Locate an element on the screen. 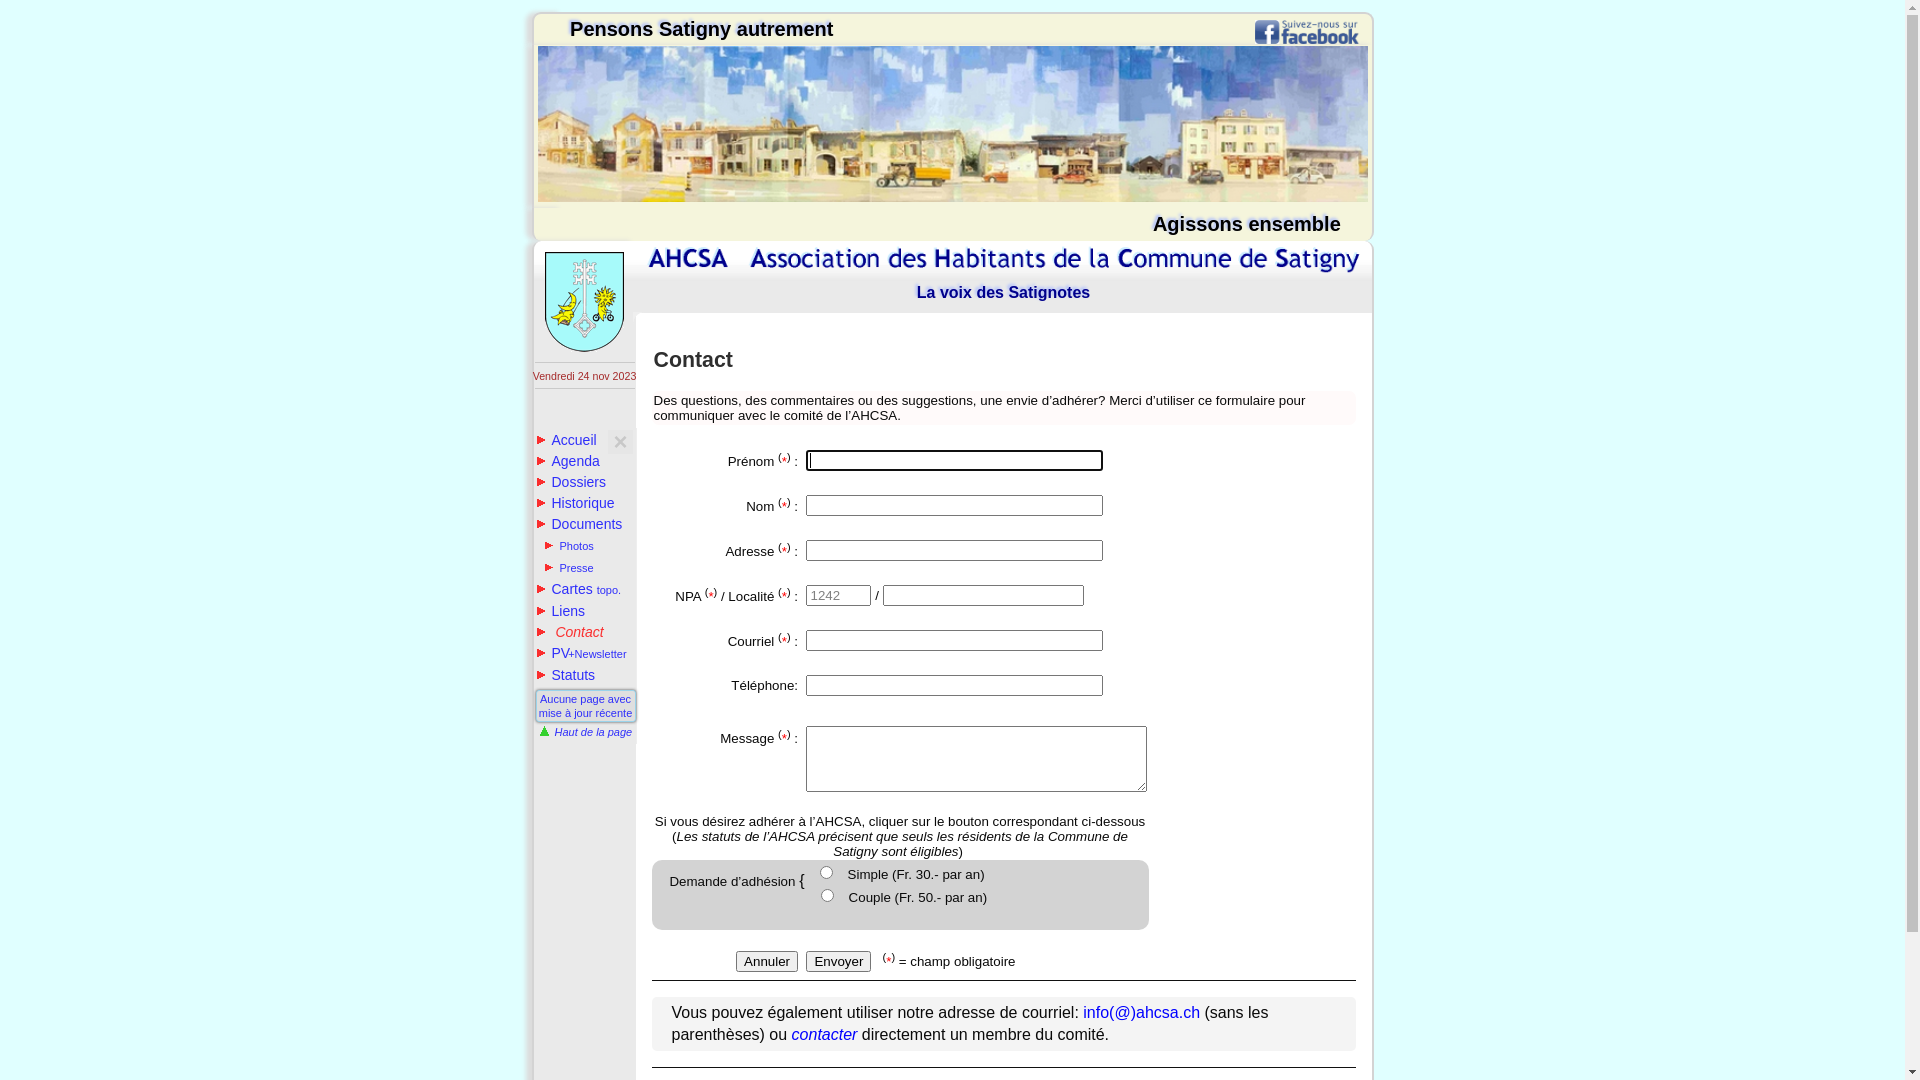  'Liens' is located at coordinates (560, 609).